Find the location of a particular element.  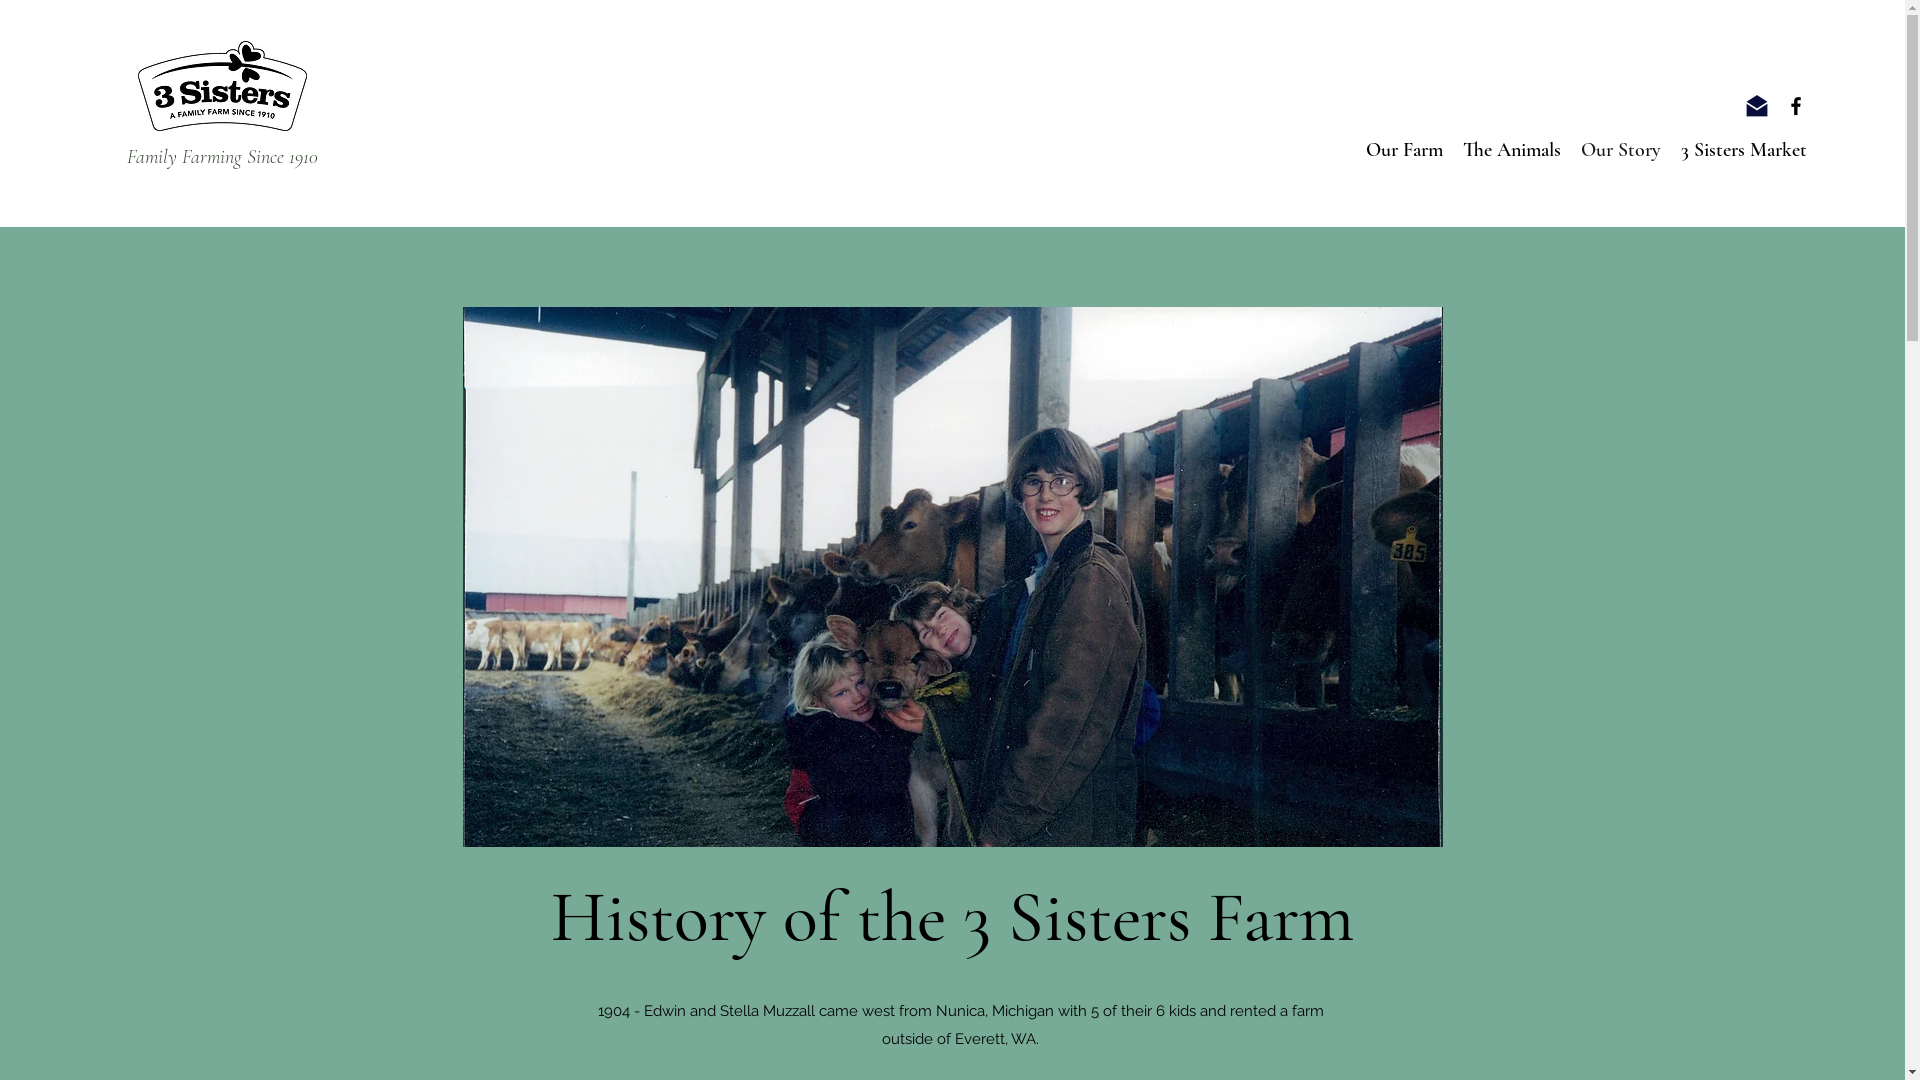

'Family Farming Since 1910' is located at coordinates (221, 156).